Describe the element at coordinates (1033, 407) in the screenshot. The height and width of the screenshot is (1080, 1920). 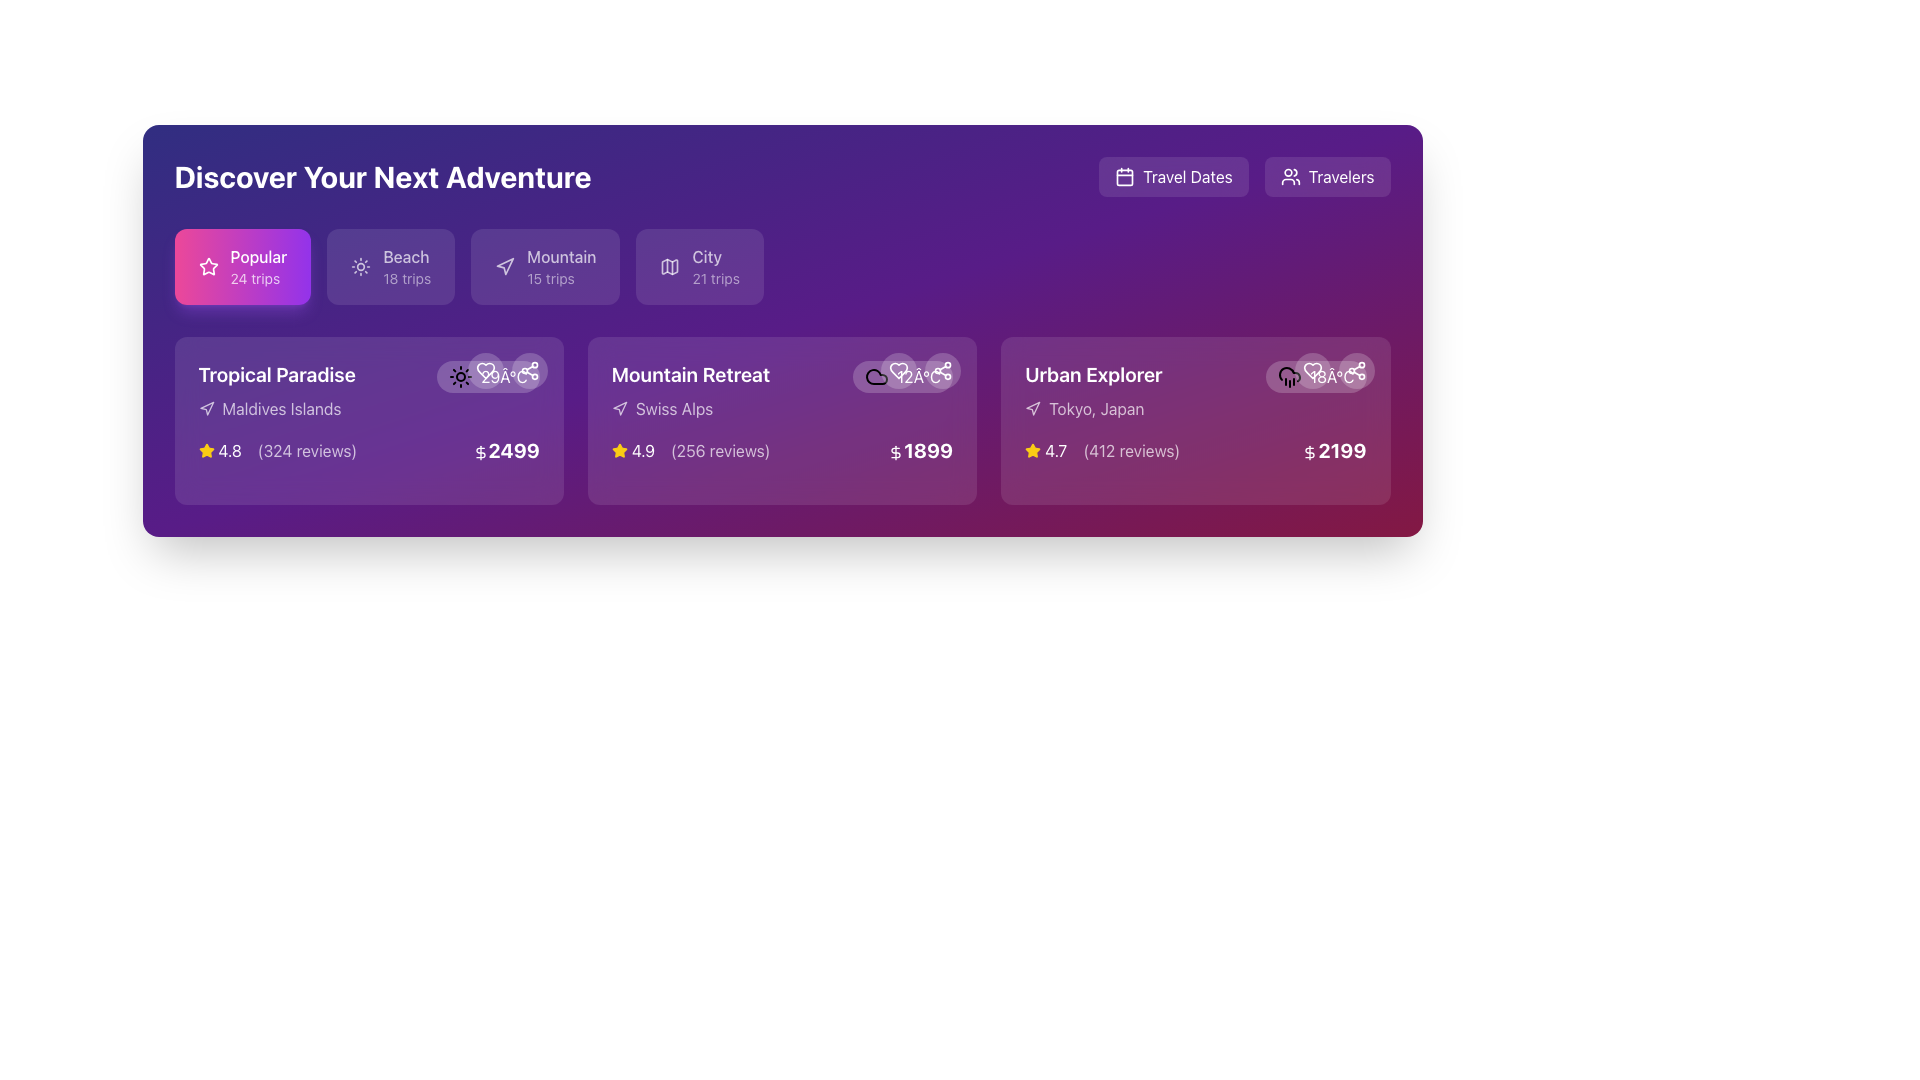
I see `the navigation/location icon, which is an arrow-like icon positioned to the left of the text 'Tokyo, Japan' in the 'Urban Explorer' card, located in the upper-right area of the interface` at that location.